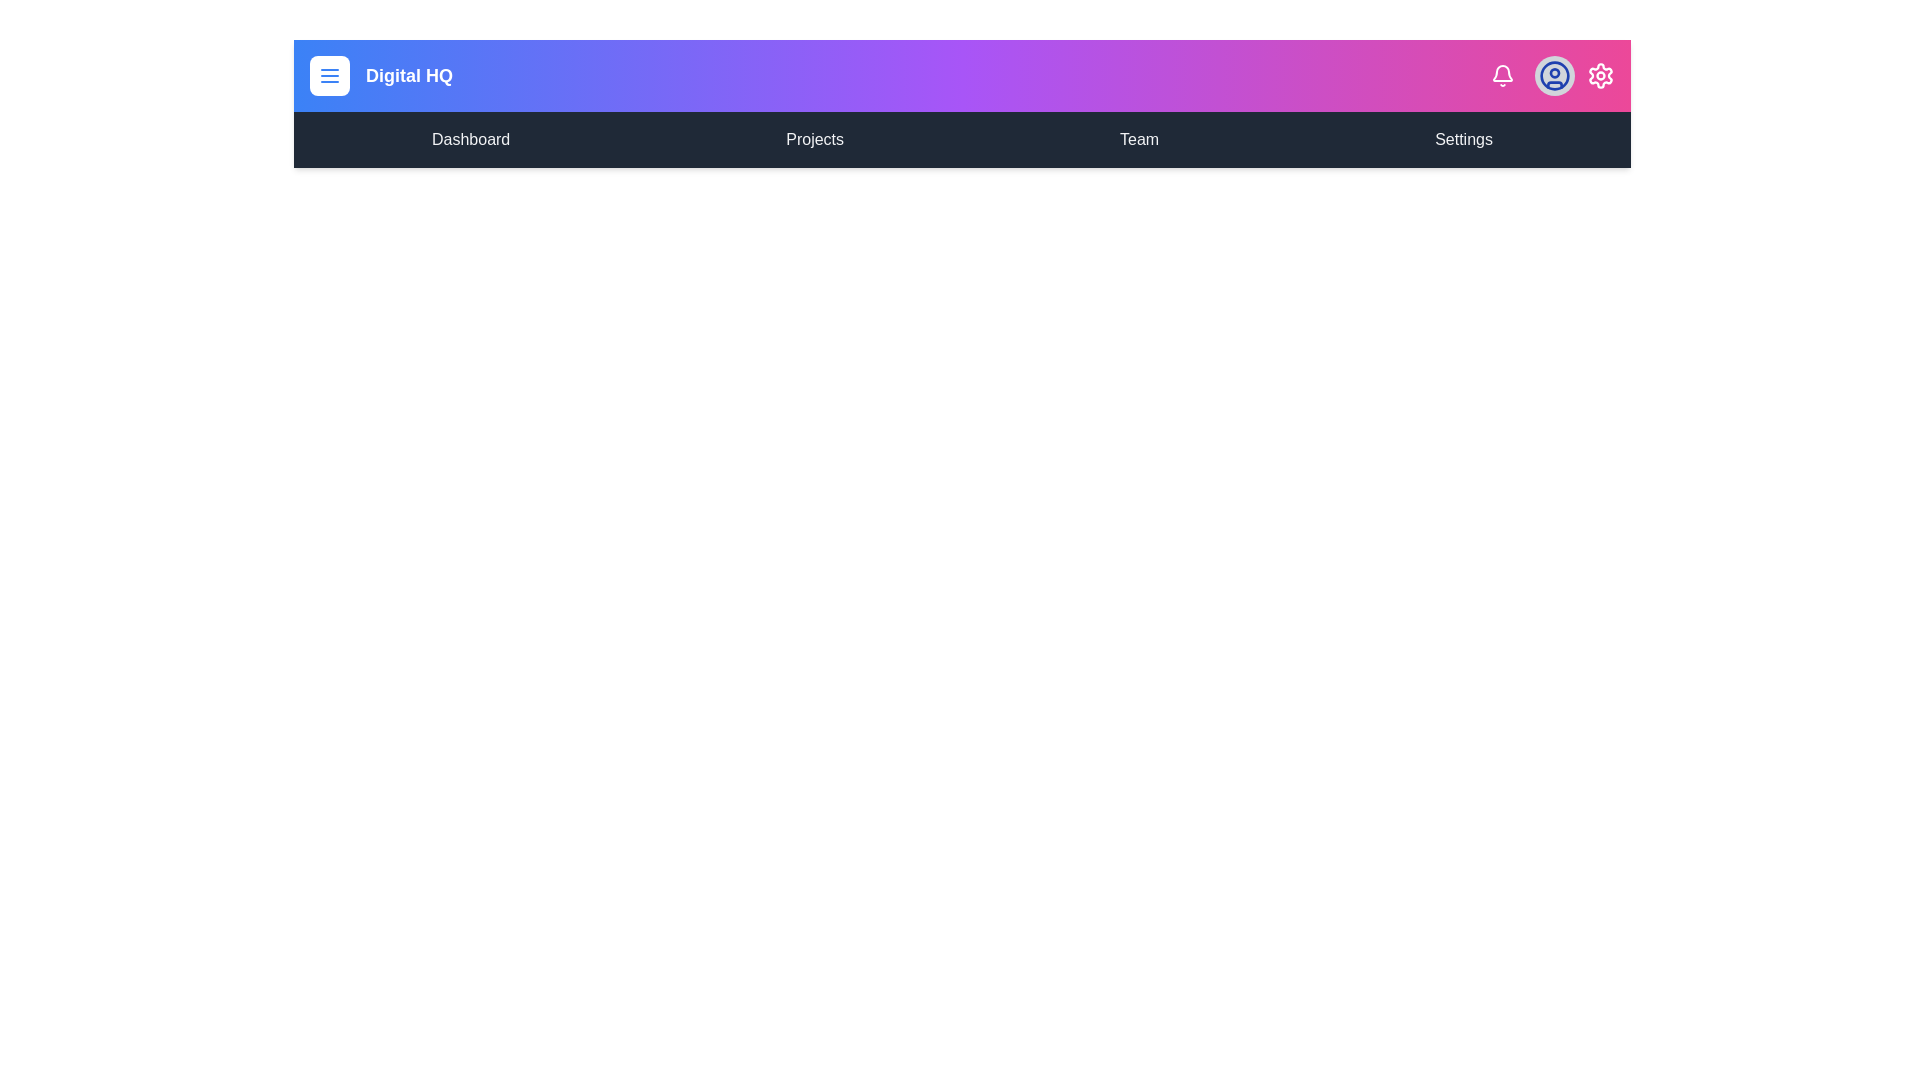 The height and width of the screenshot is (1080, 1920). I want to click on the menu item labeled Projects in the navigation bar, so click(815, 138).